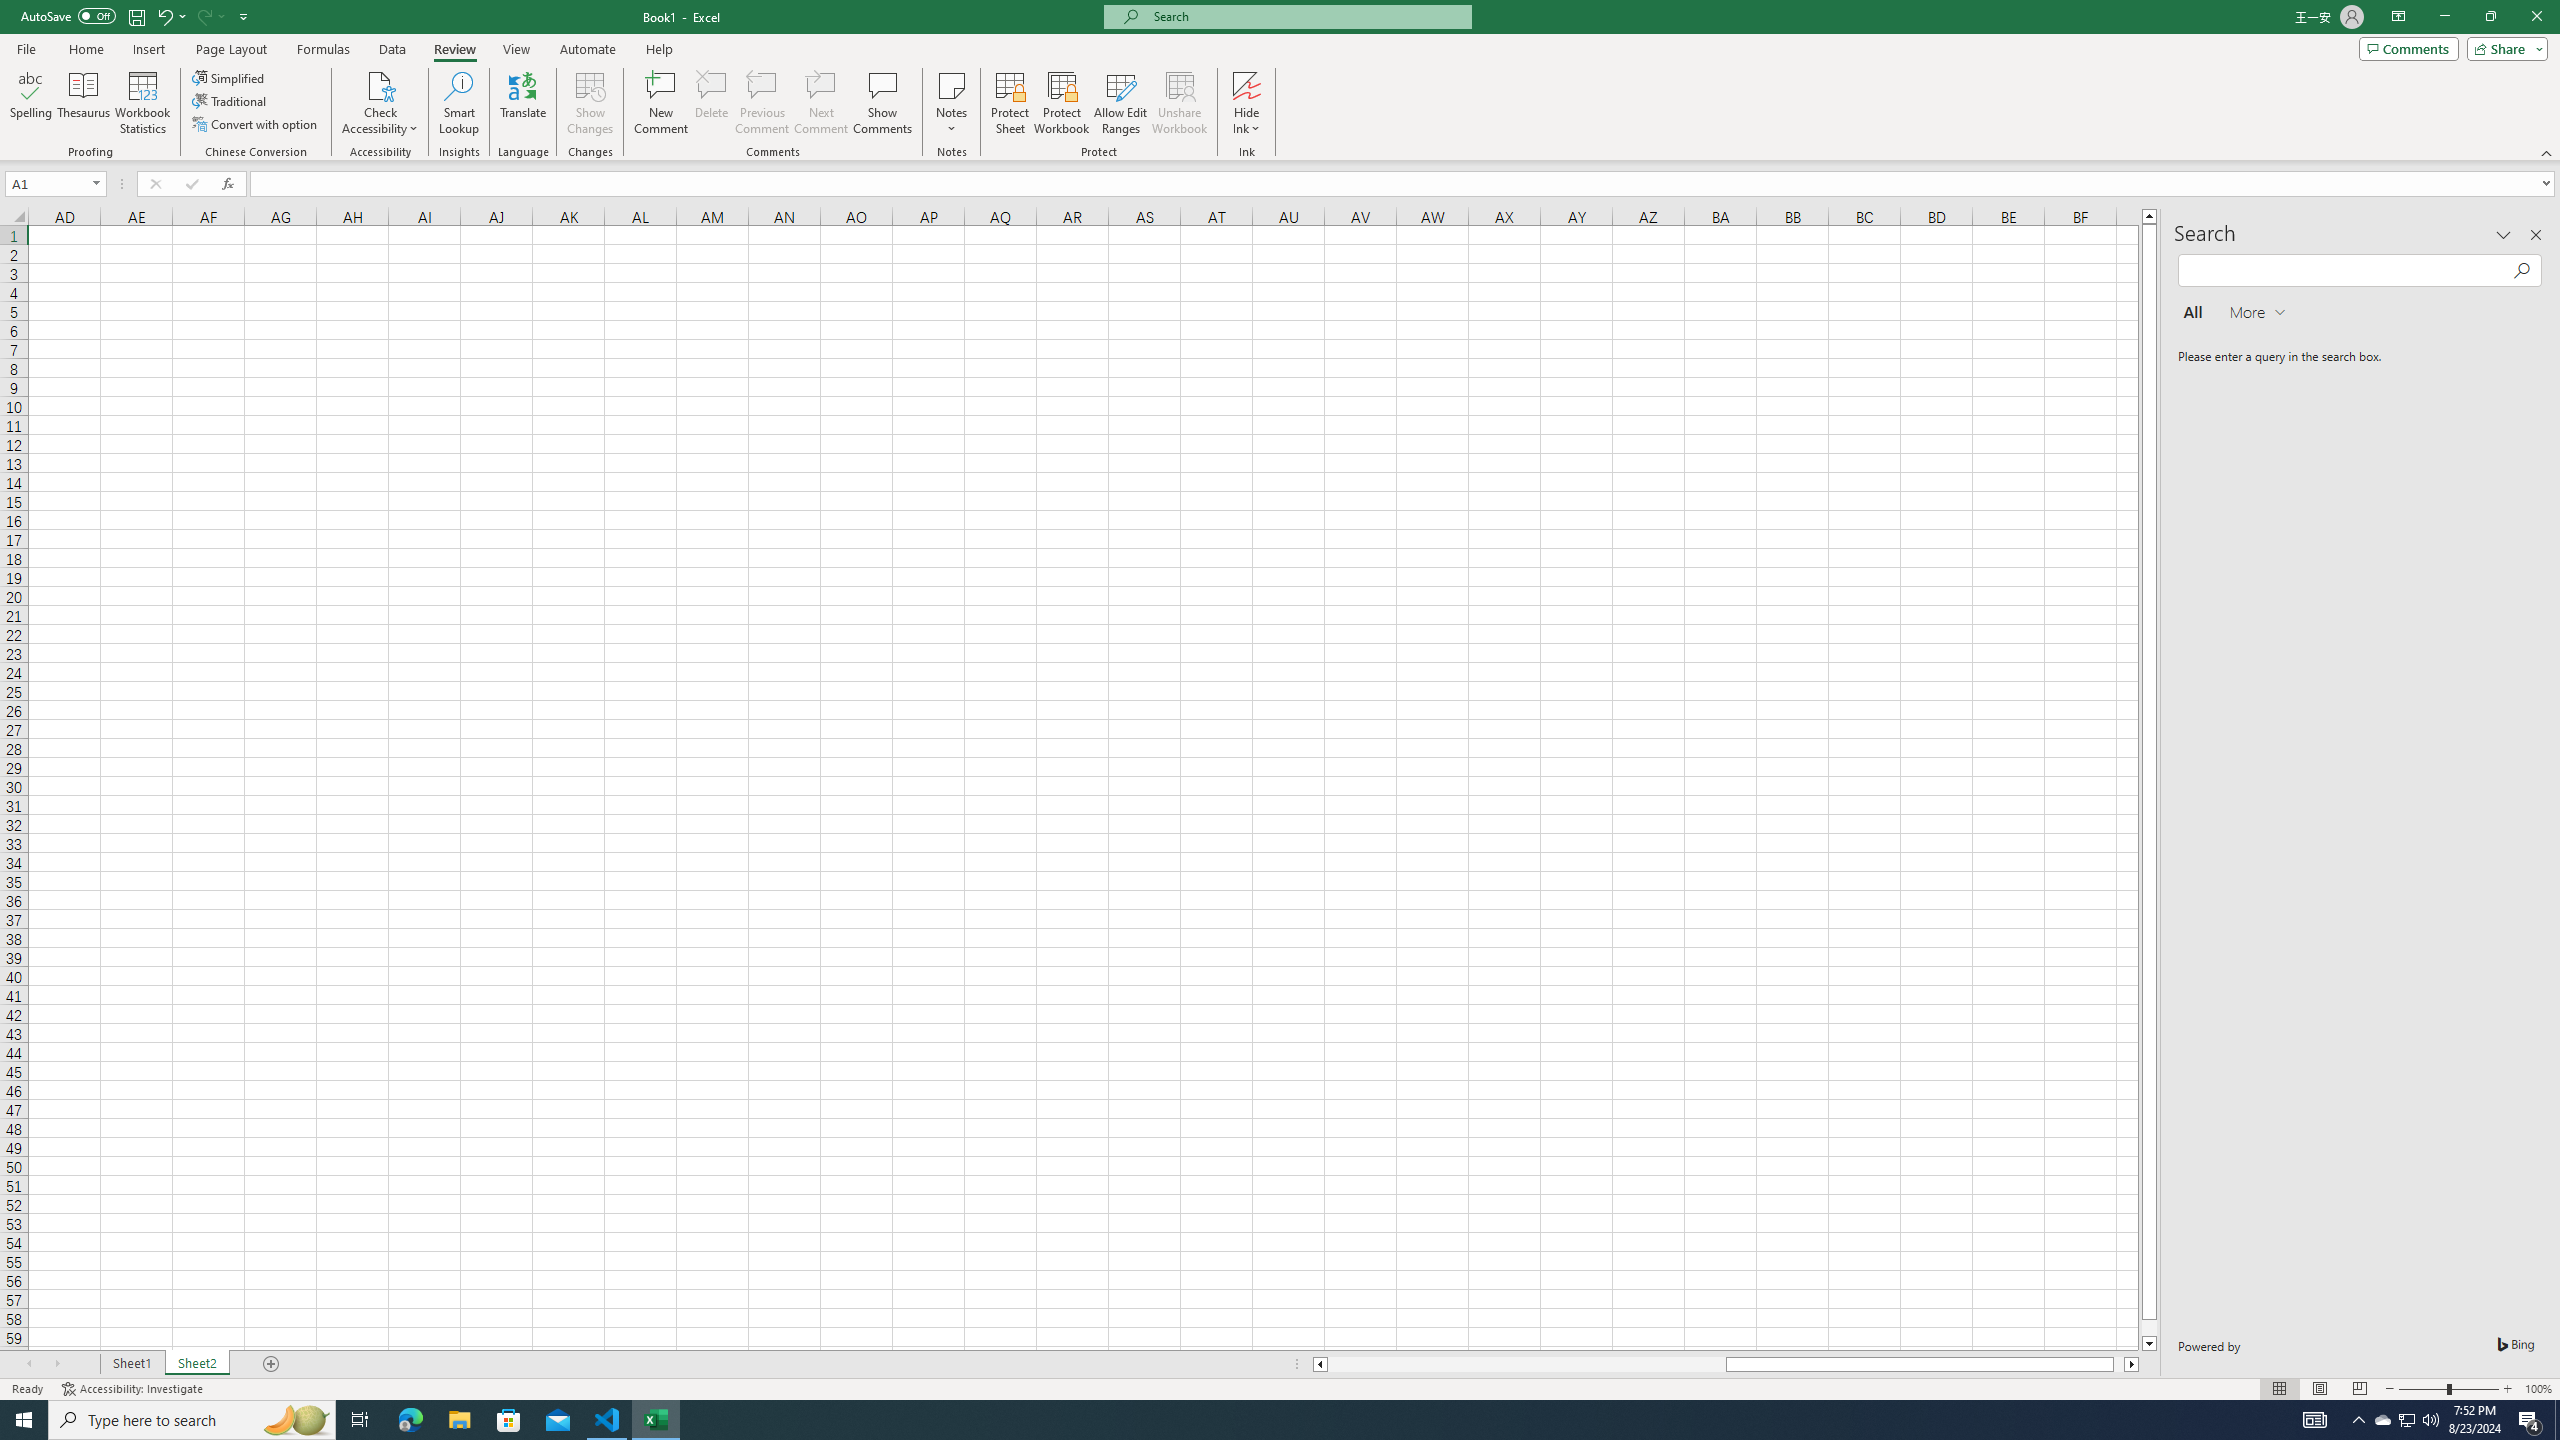  Describe the element at coordinates (951, 103) in the screenshot. I see `'Notes'` at that location.